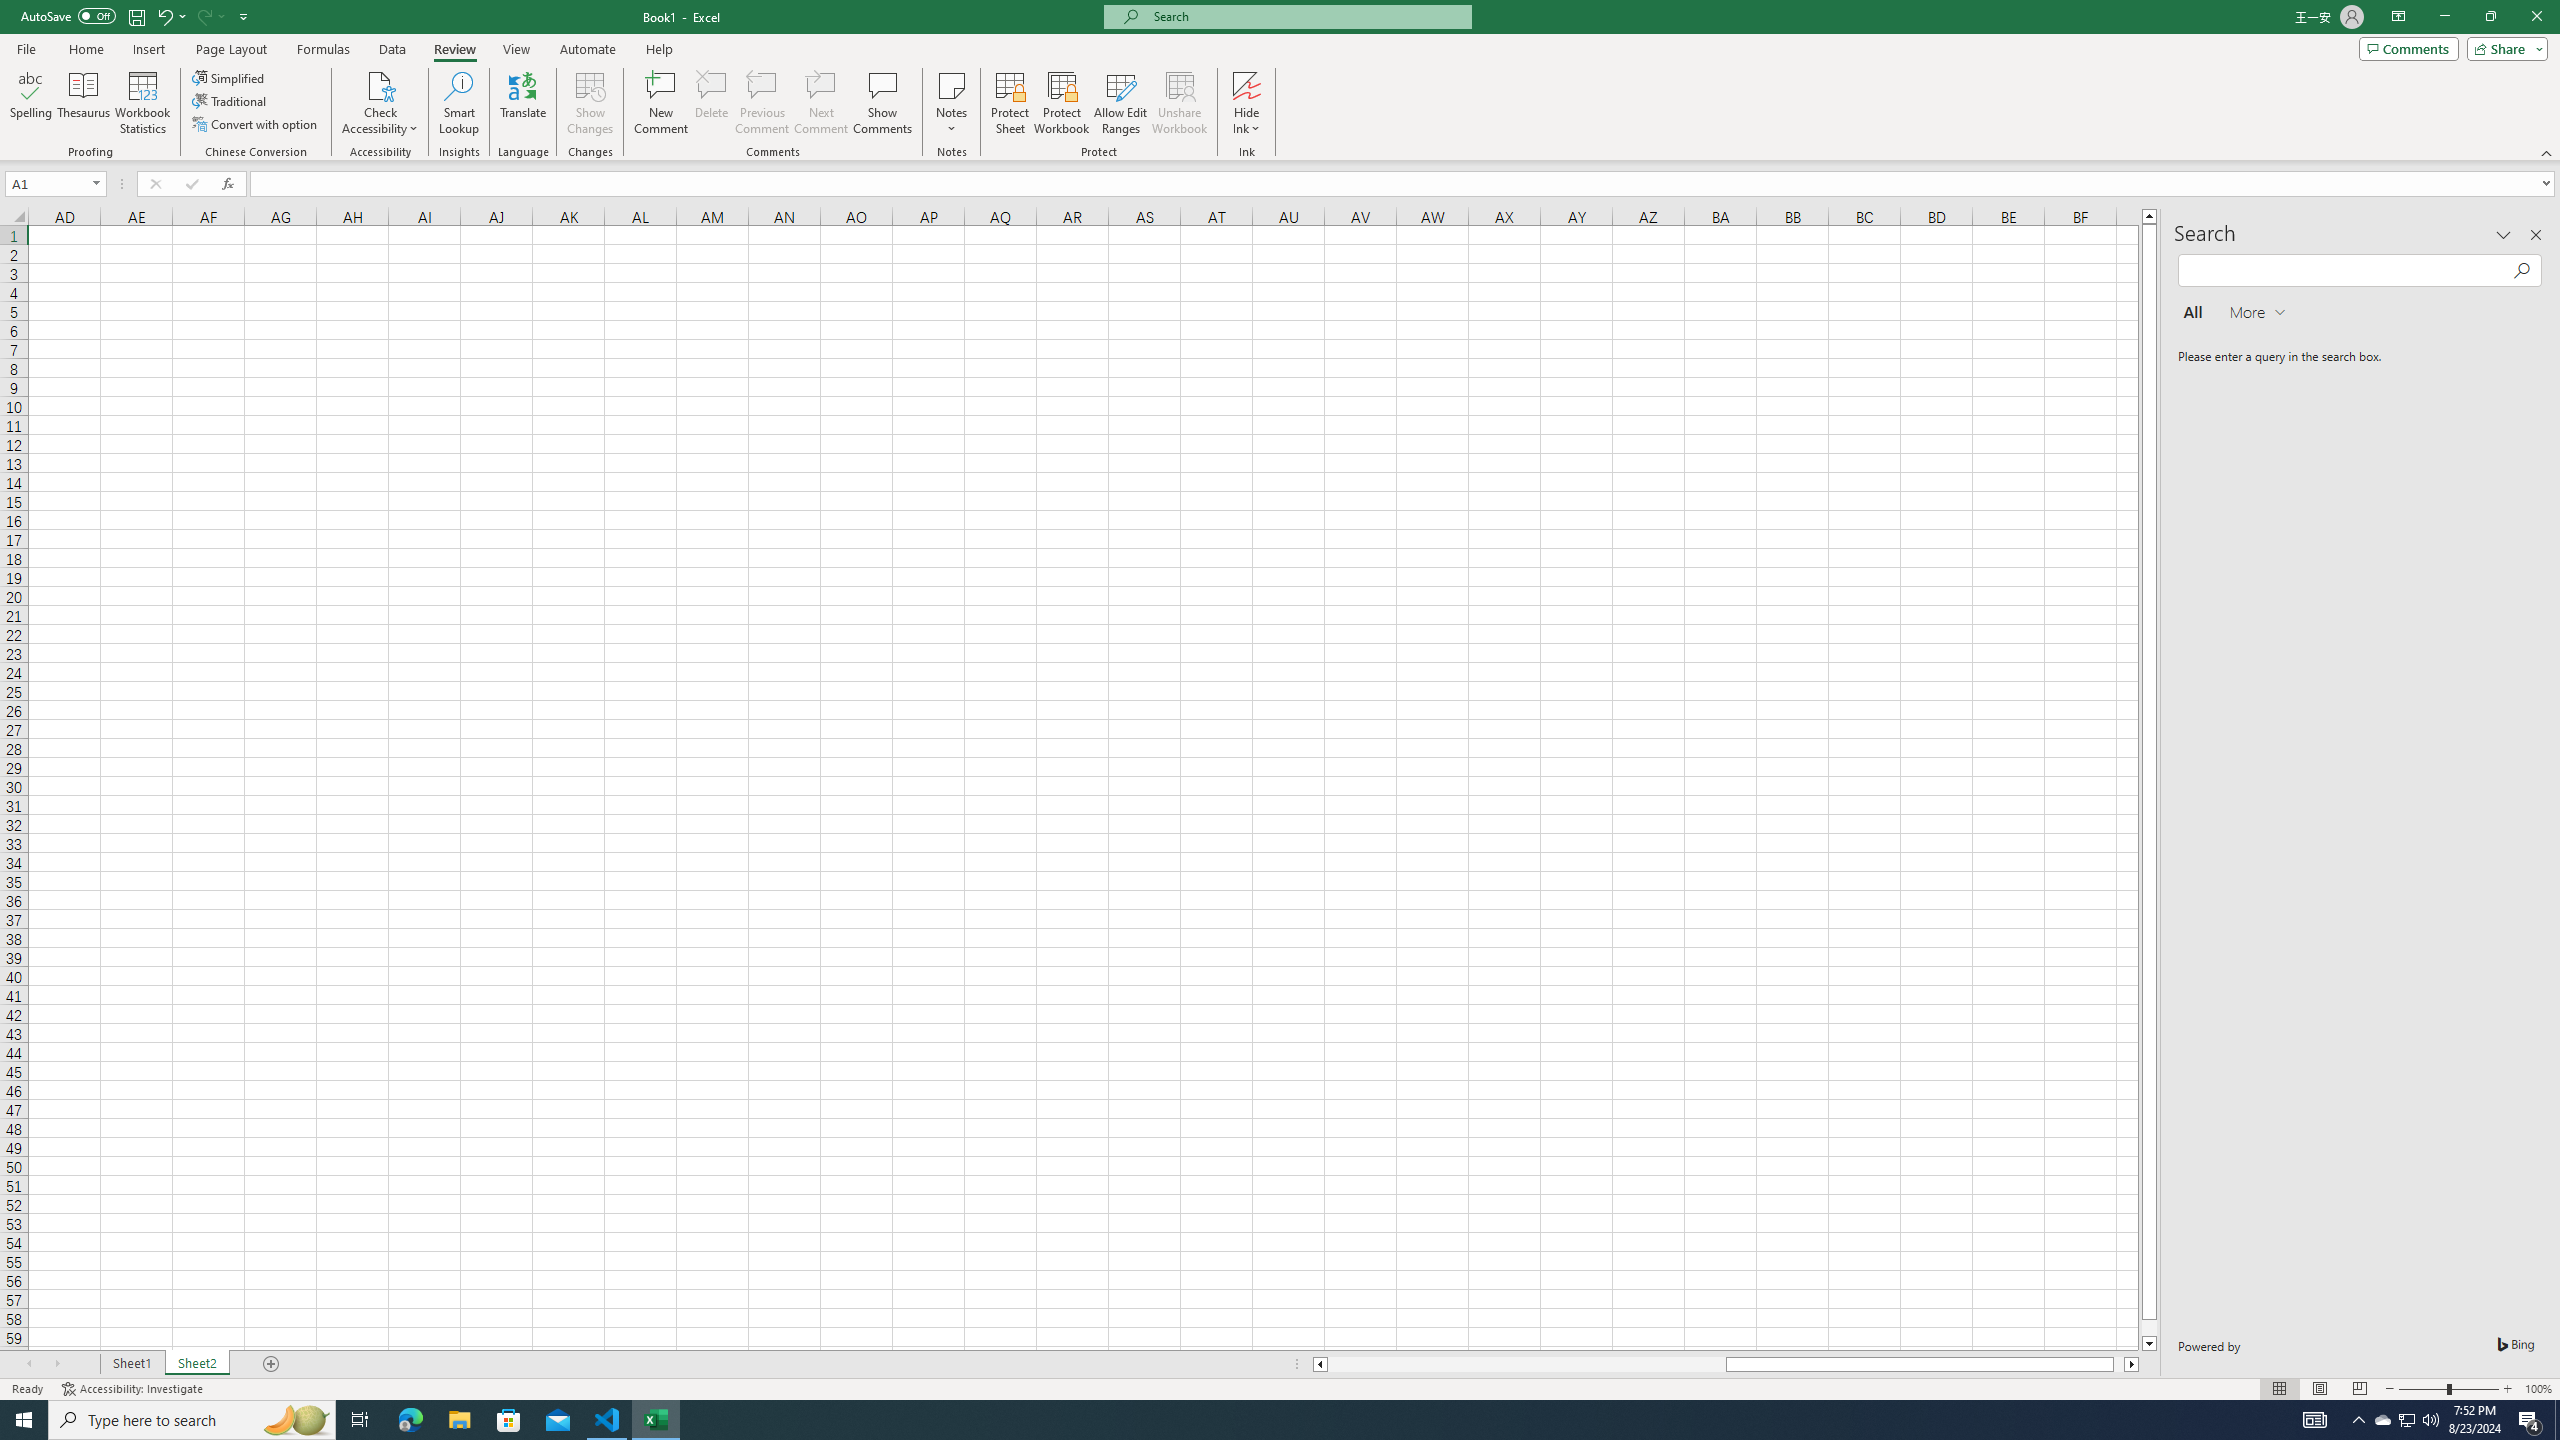  Describe the element at coordinates (951, 103) in the screenshot. I see `'Notes'` at that location.